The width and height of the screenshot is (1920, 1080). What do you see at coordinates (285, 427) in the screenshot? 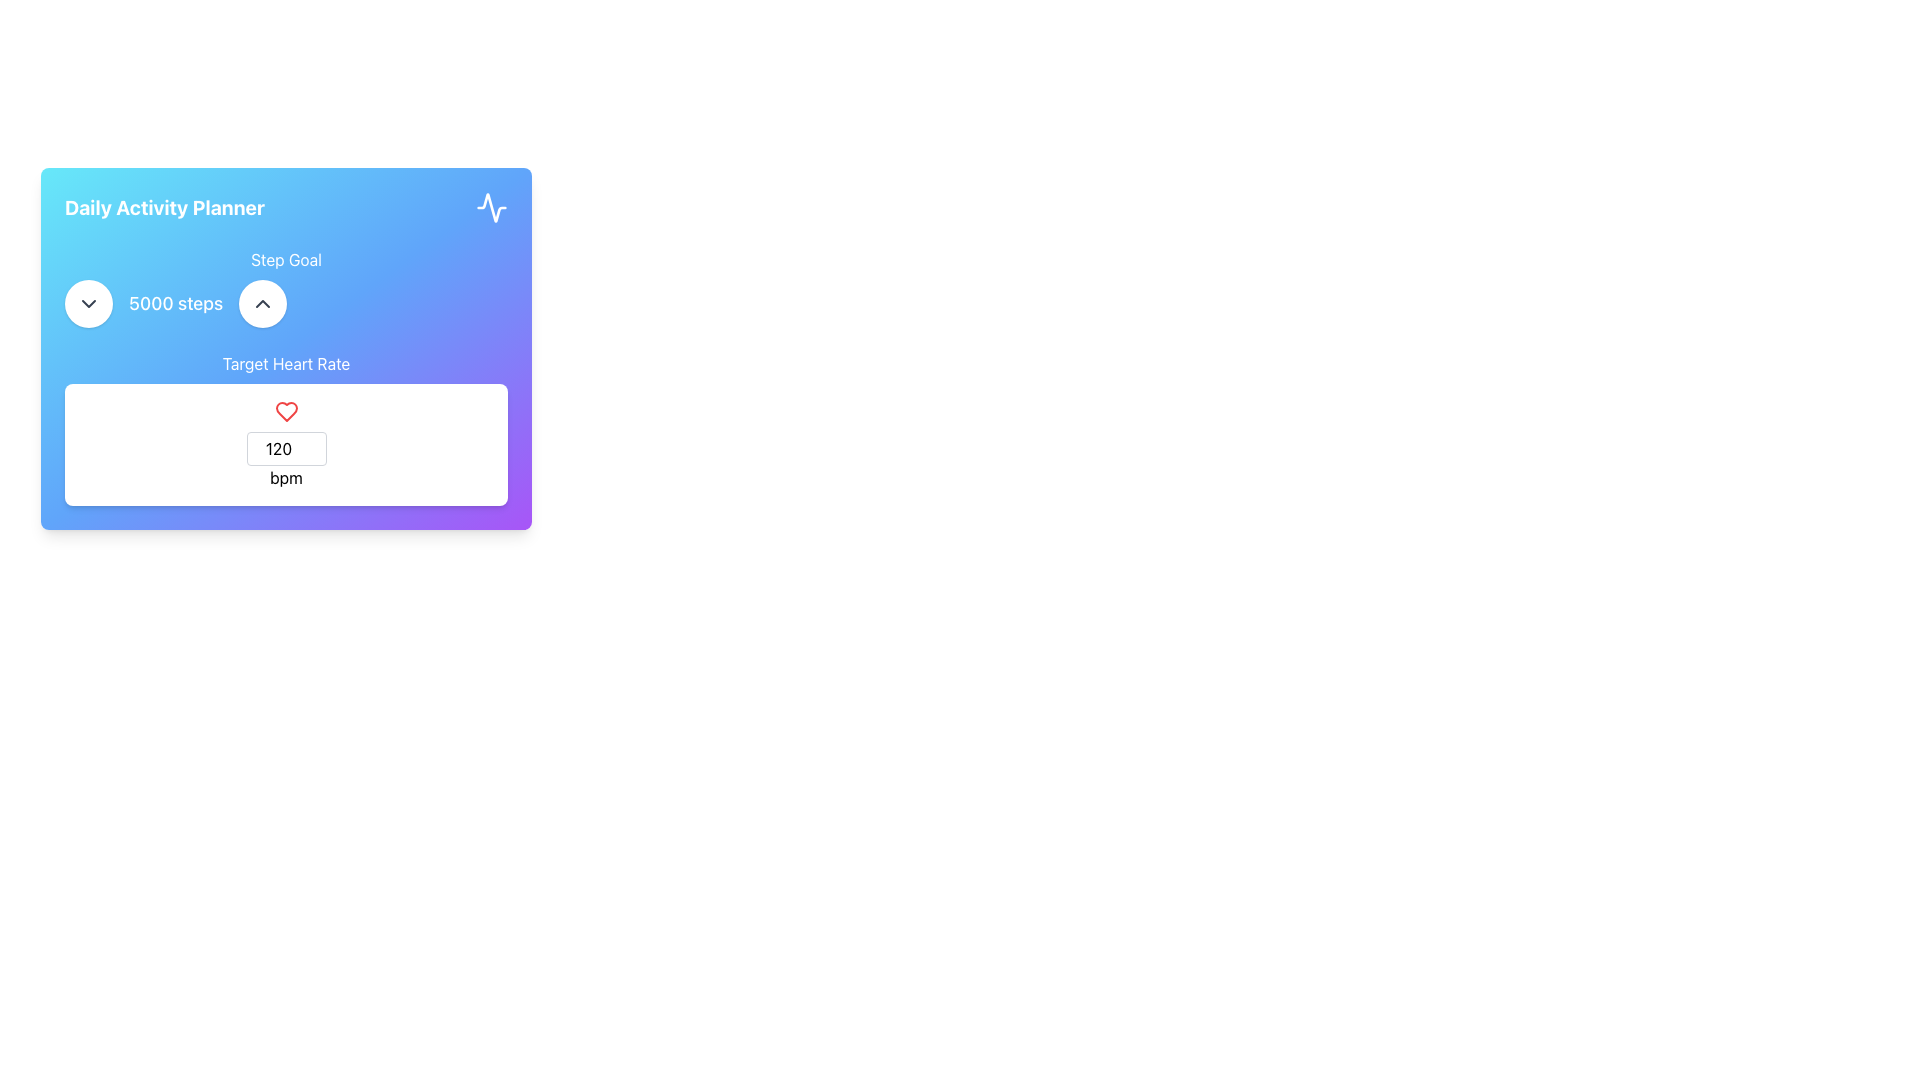
I see `the numeric input for adjusting the target heart rate in beats per minute (bpm) located in the 'Daily Activity Planner' section, below the 'Target Heart Rate' label` at bounding box center [285, 427].